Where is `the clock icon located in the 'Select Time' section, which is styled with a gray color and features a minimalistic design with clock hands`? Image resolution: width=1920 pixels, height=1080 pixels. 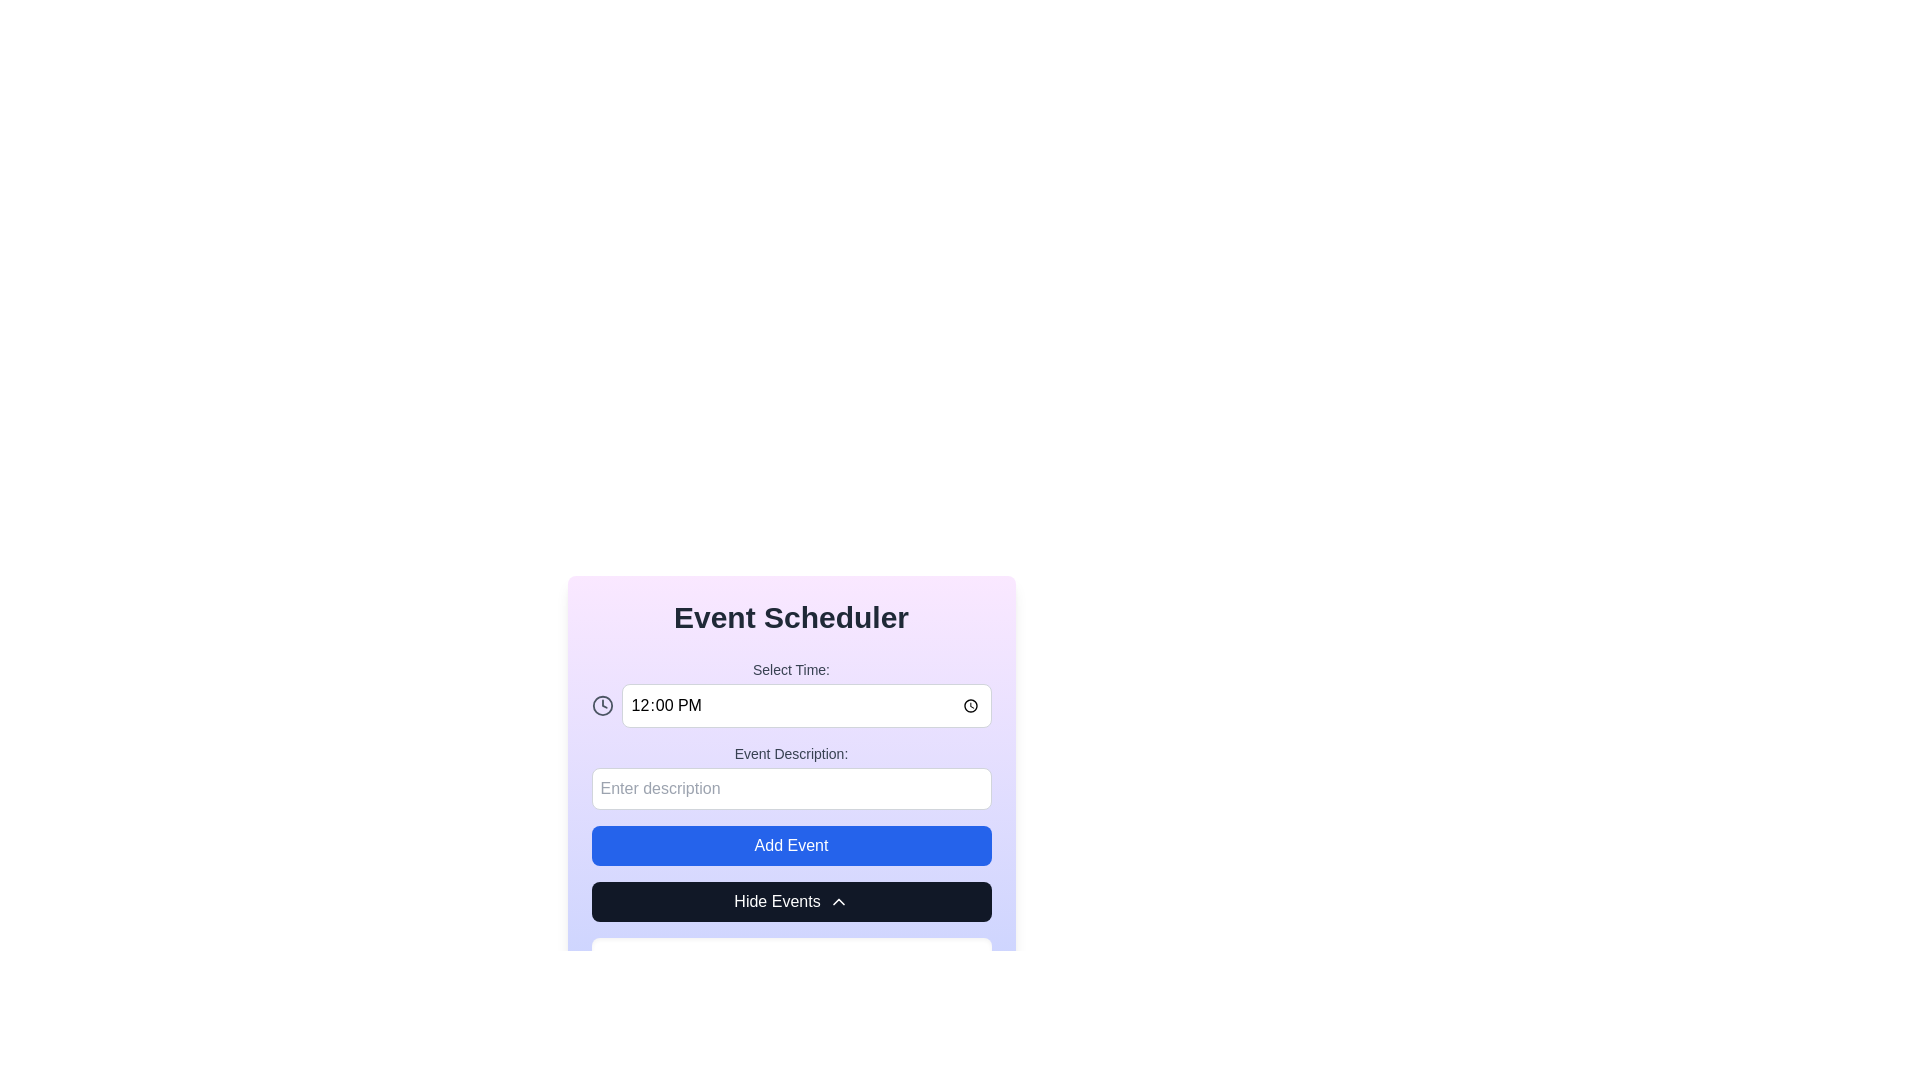
the clock icon located in the 'Select Time' section, which is styled with a gray color and features a minimalistic design with clock hands is located at coordinates (601, 704).